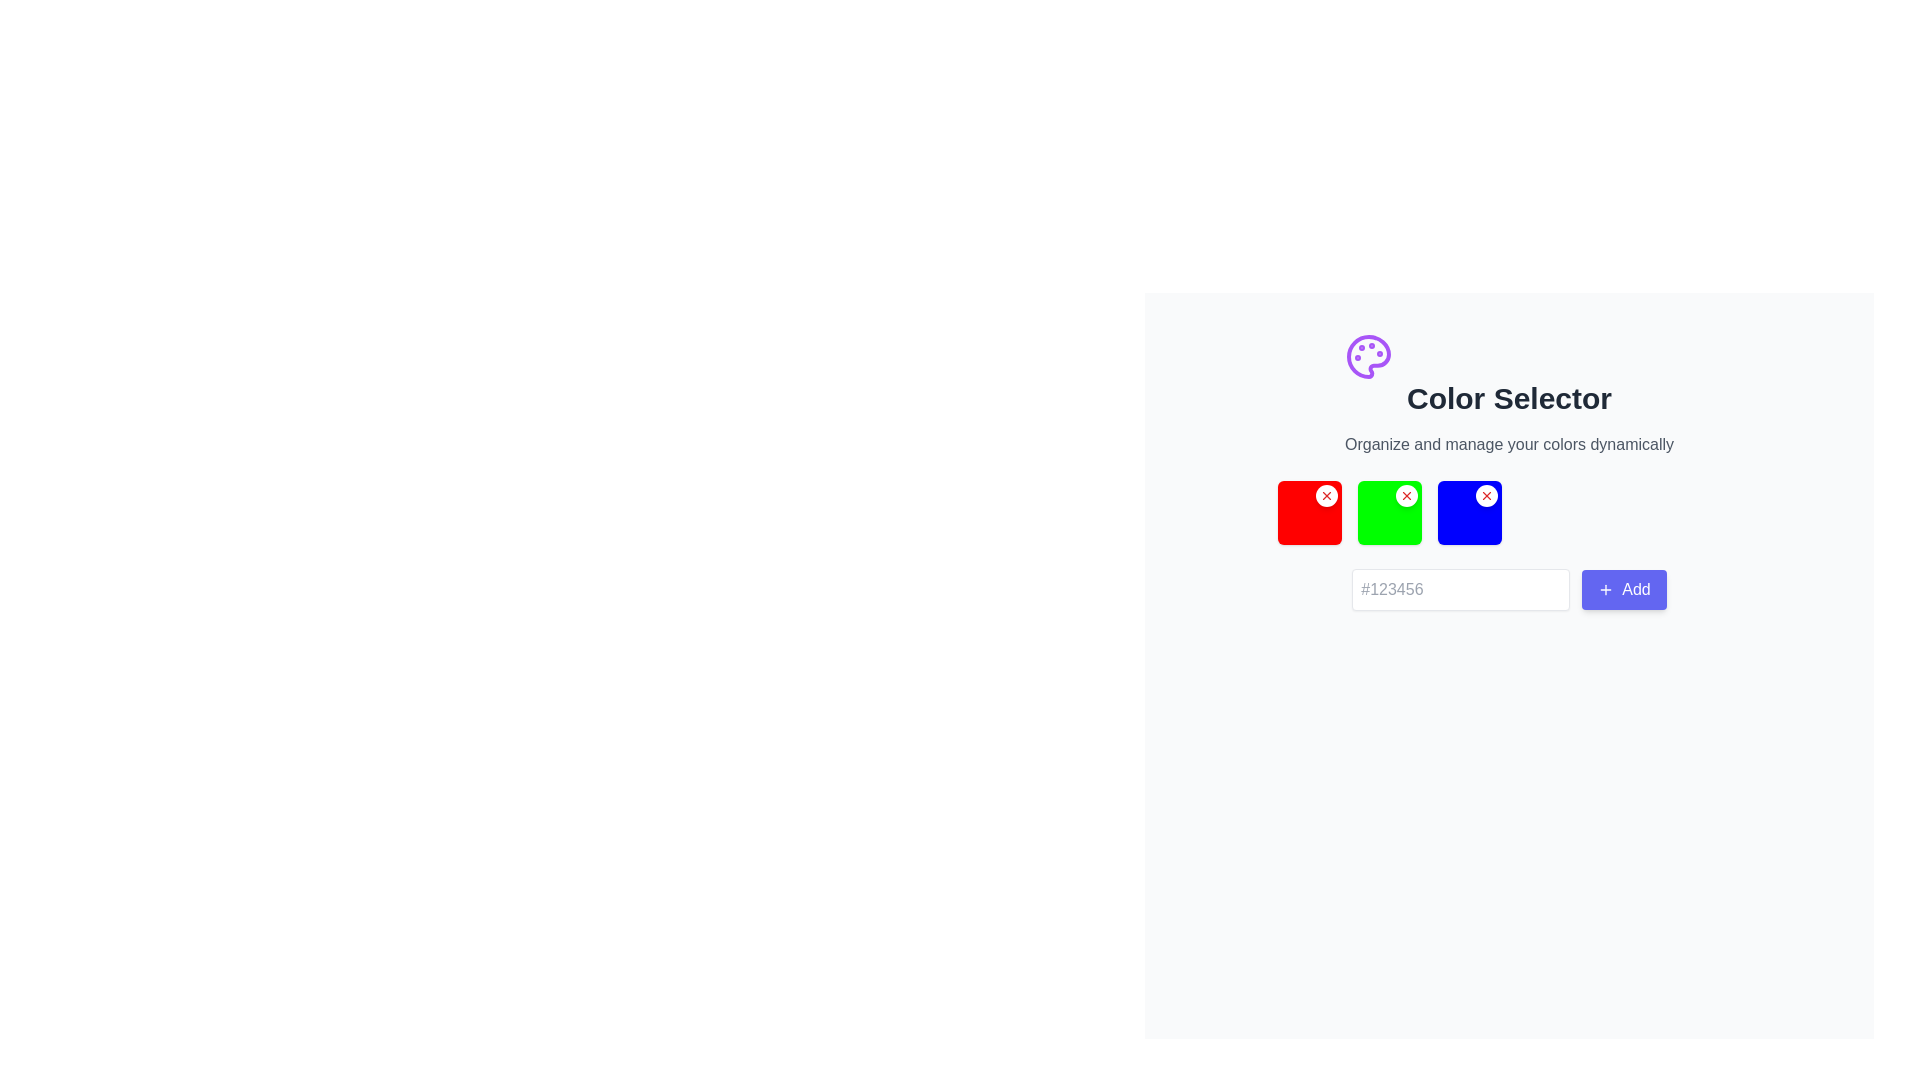  What do you see at coordinates (1326, 495) in the screenshot?
I see `the small red x icon (SVG-based) located in the top-right corner of the green color box` at bounding box center [1326, 495].